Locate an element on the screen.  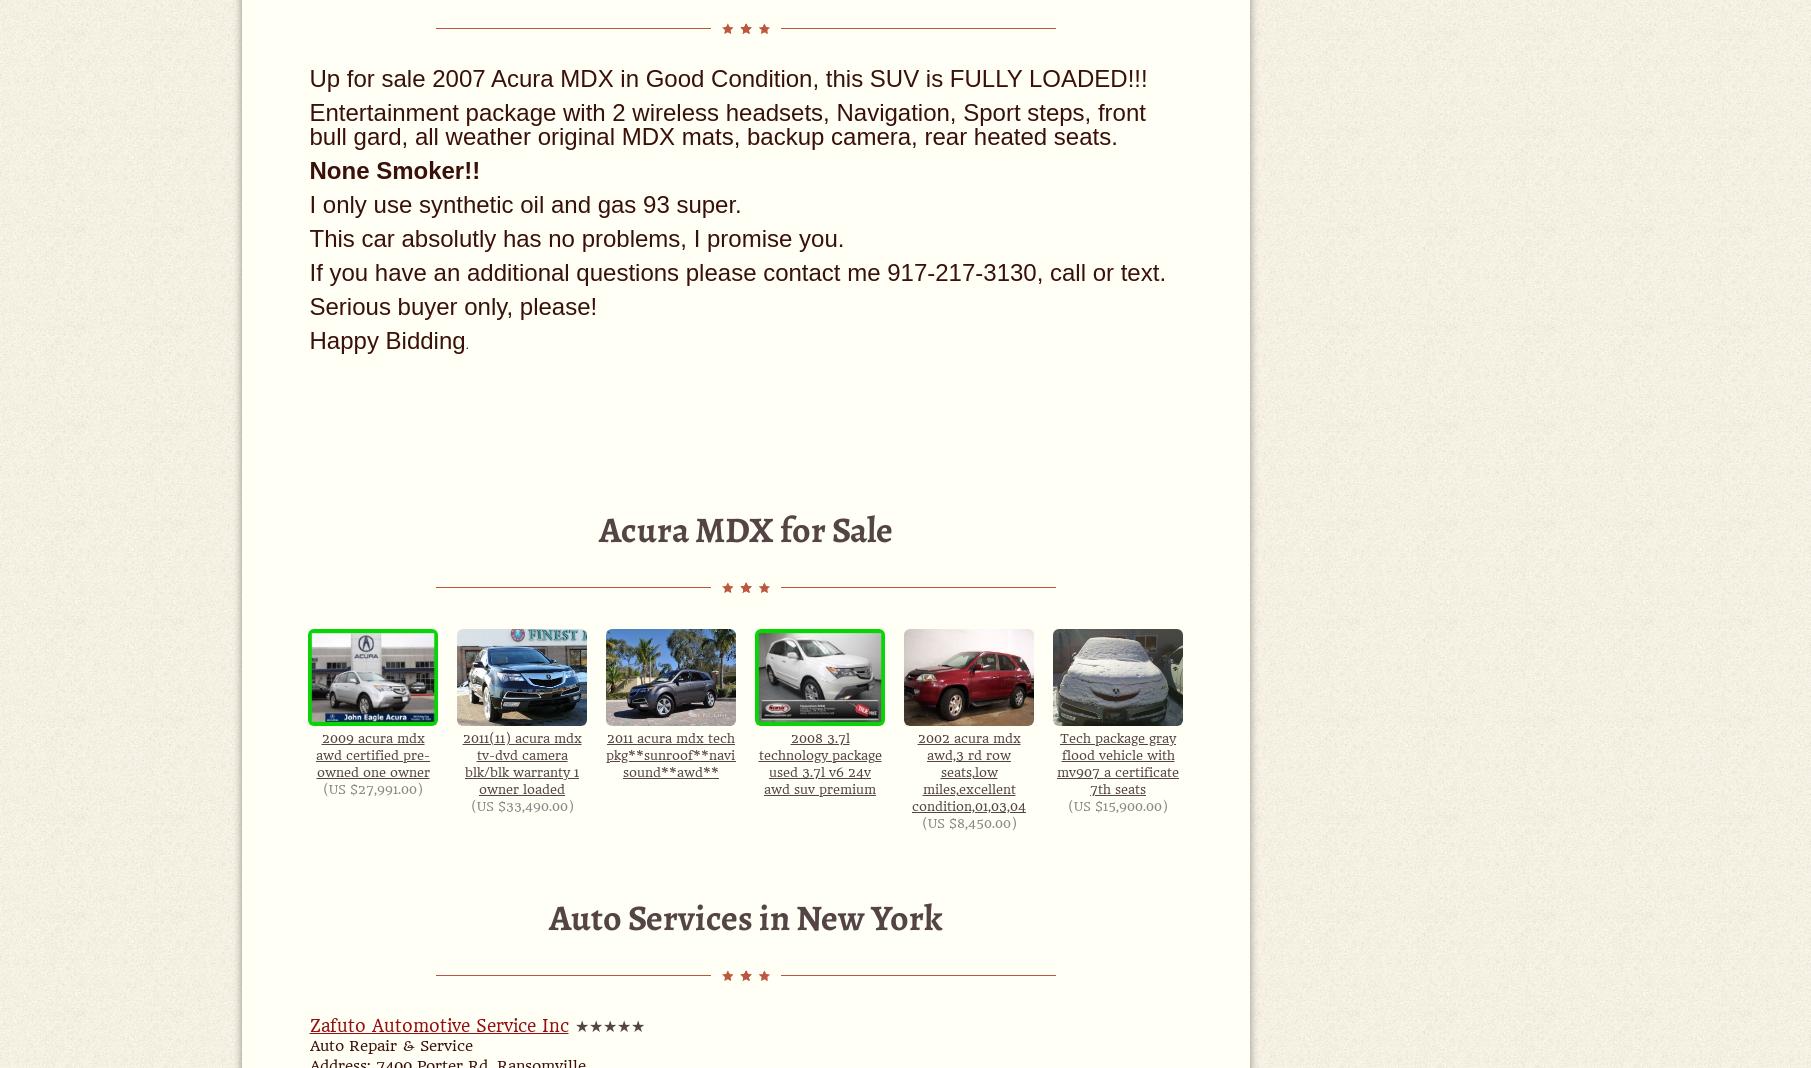
'2011(11) acura mdx tv-dvd camera blk/blk warranty 1 owner loaded' is located at coordinates (520, 764).